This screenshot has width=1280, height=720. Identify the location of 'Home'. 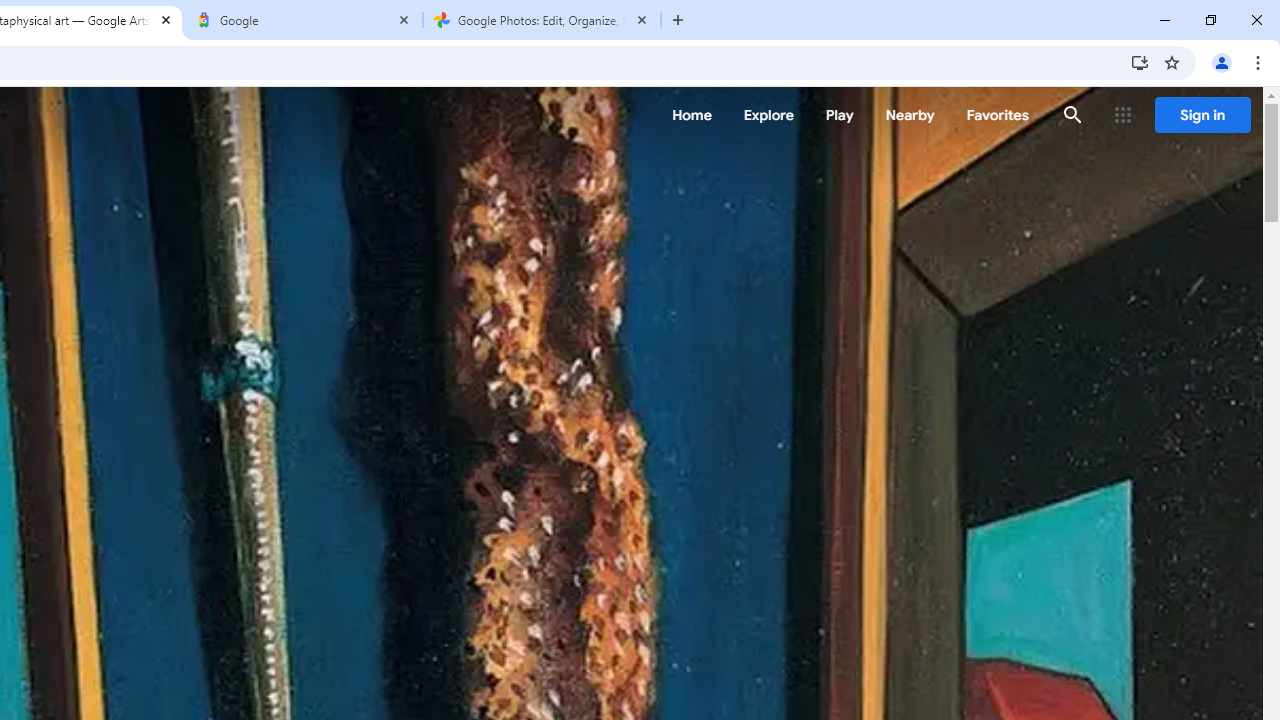
(691, 115).